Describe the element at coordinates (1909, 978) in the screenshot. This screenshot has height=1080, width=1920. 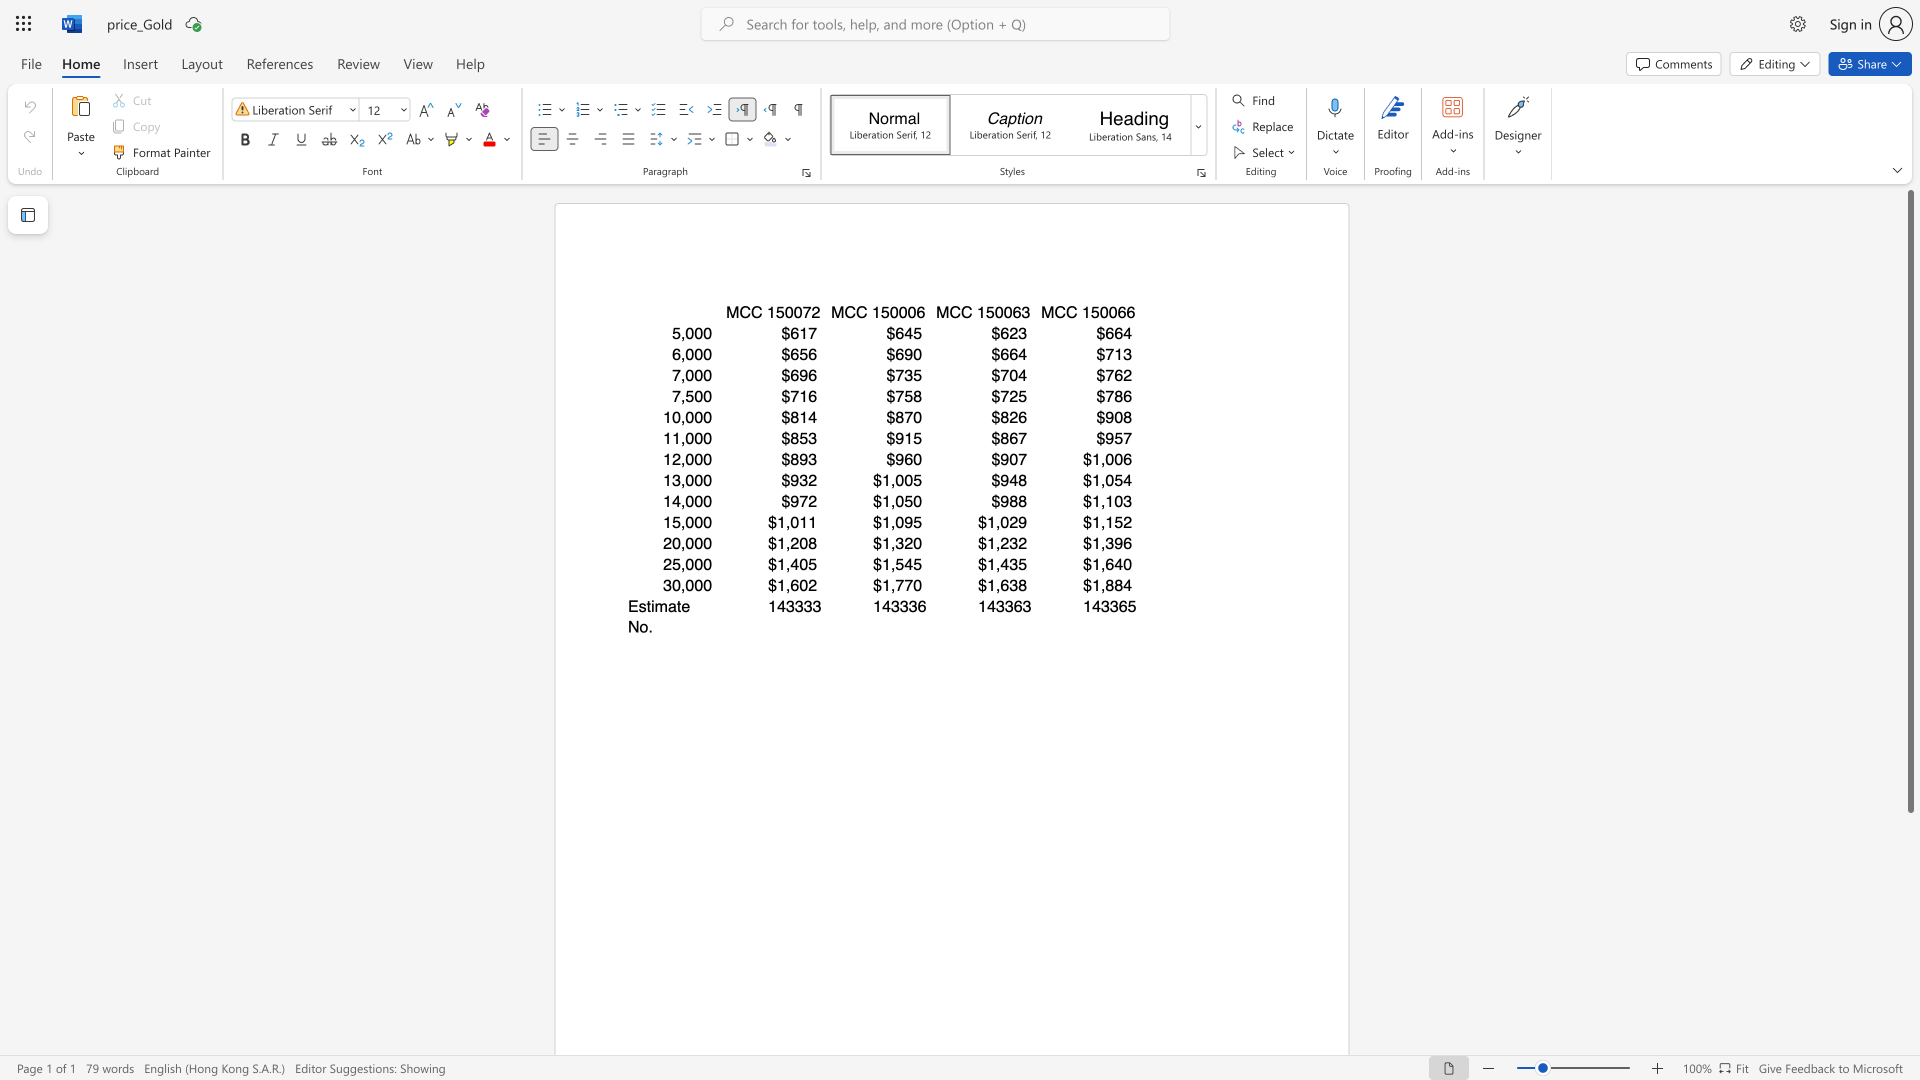
I see `the scrollbar to move the view down` at that location.